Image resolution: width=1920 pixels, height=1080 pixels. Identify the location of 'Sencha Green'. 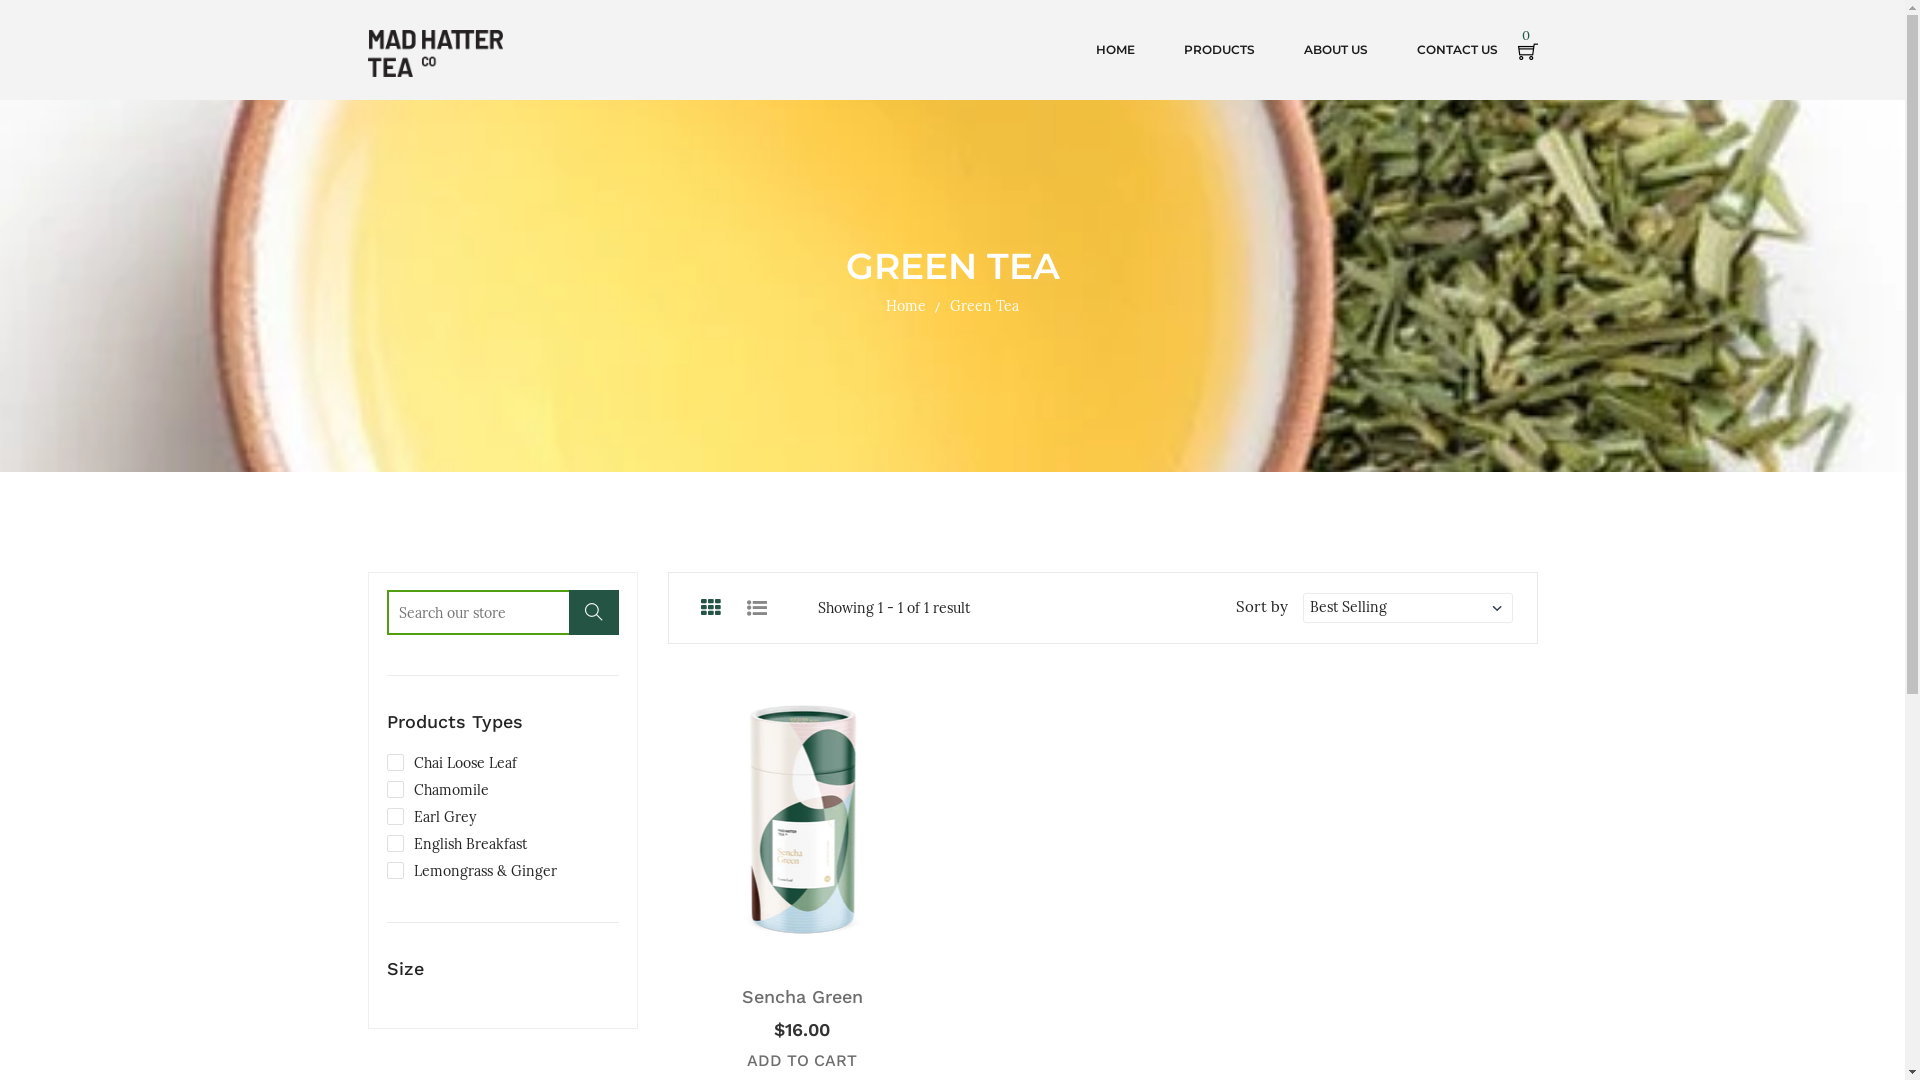
(741, 996).